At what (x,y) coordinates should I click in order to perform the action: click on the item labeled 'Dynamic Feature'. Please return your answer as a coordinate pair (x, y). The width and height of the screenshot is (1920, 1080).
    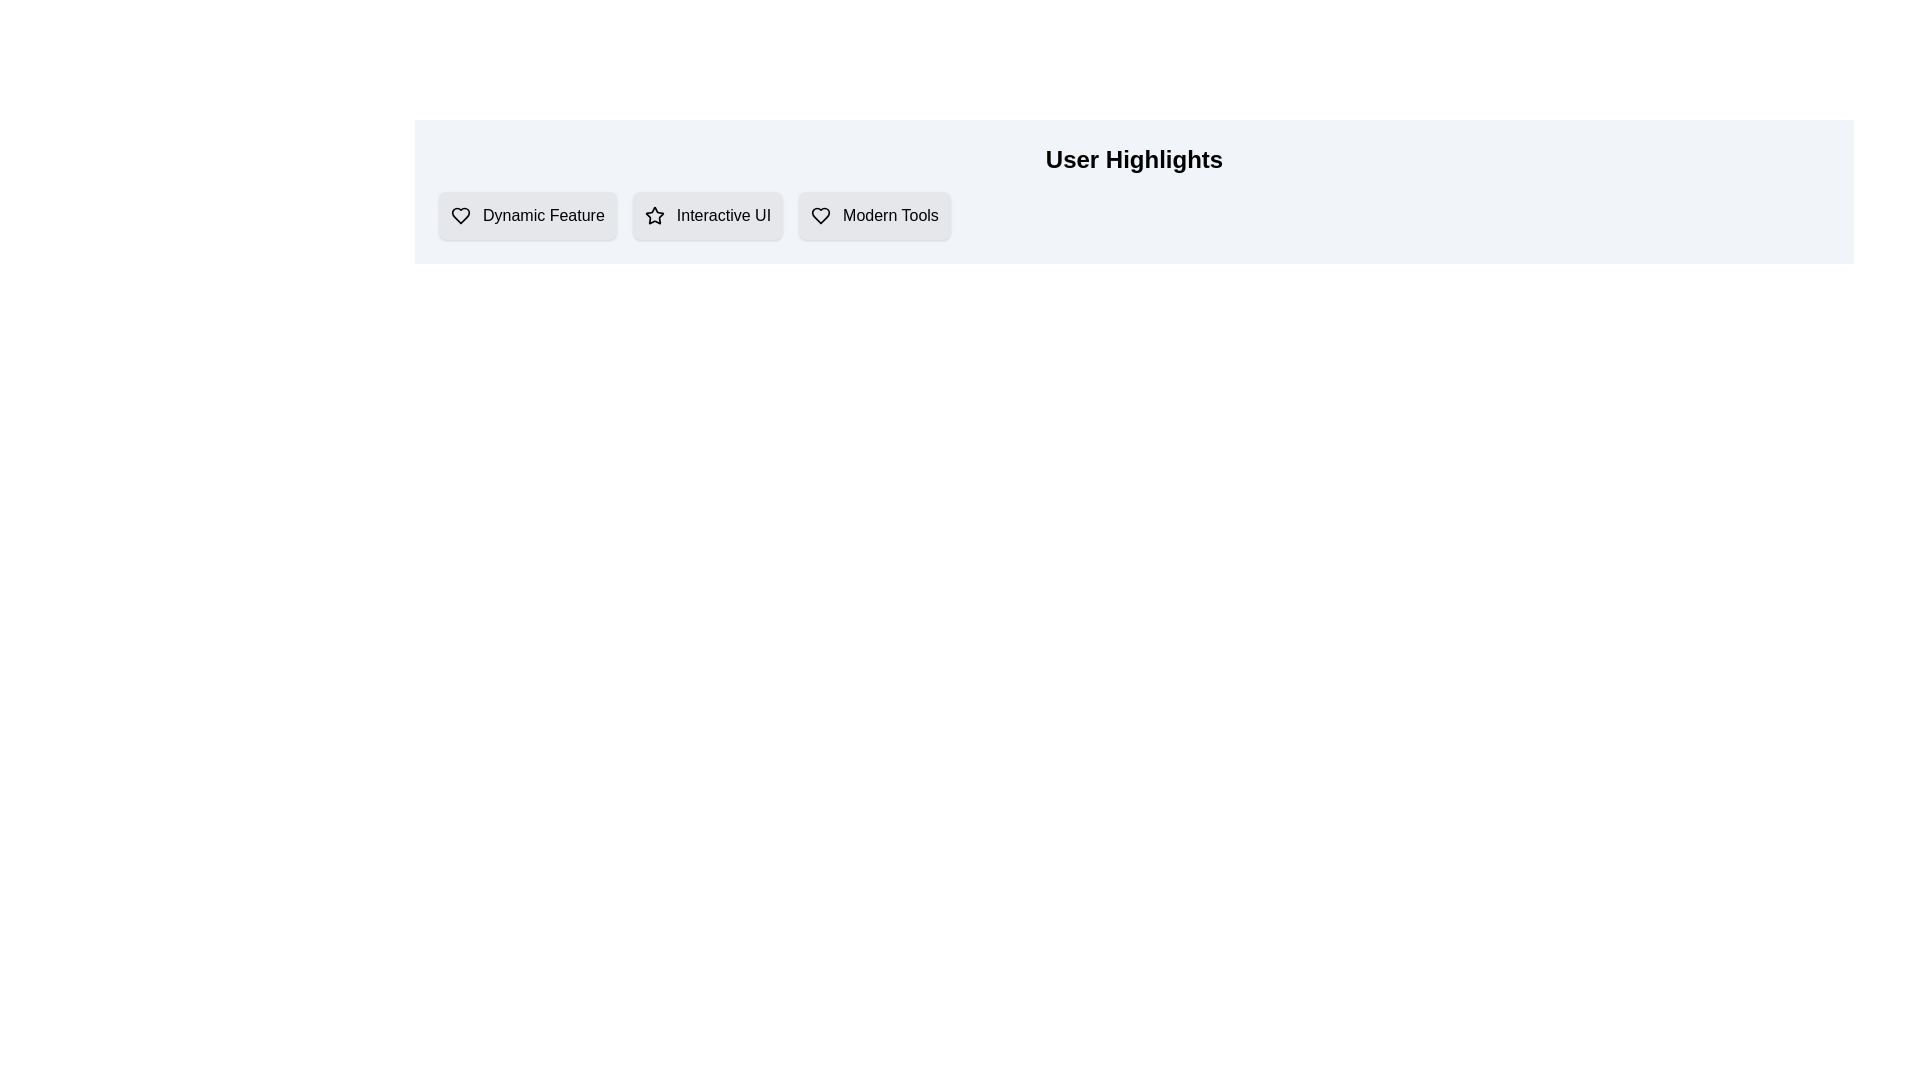
    Looking at the image, I should click on (528, 216).